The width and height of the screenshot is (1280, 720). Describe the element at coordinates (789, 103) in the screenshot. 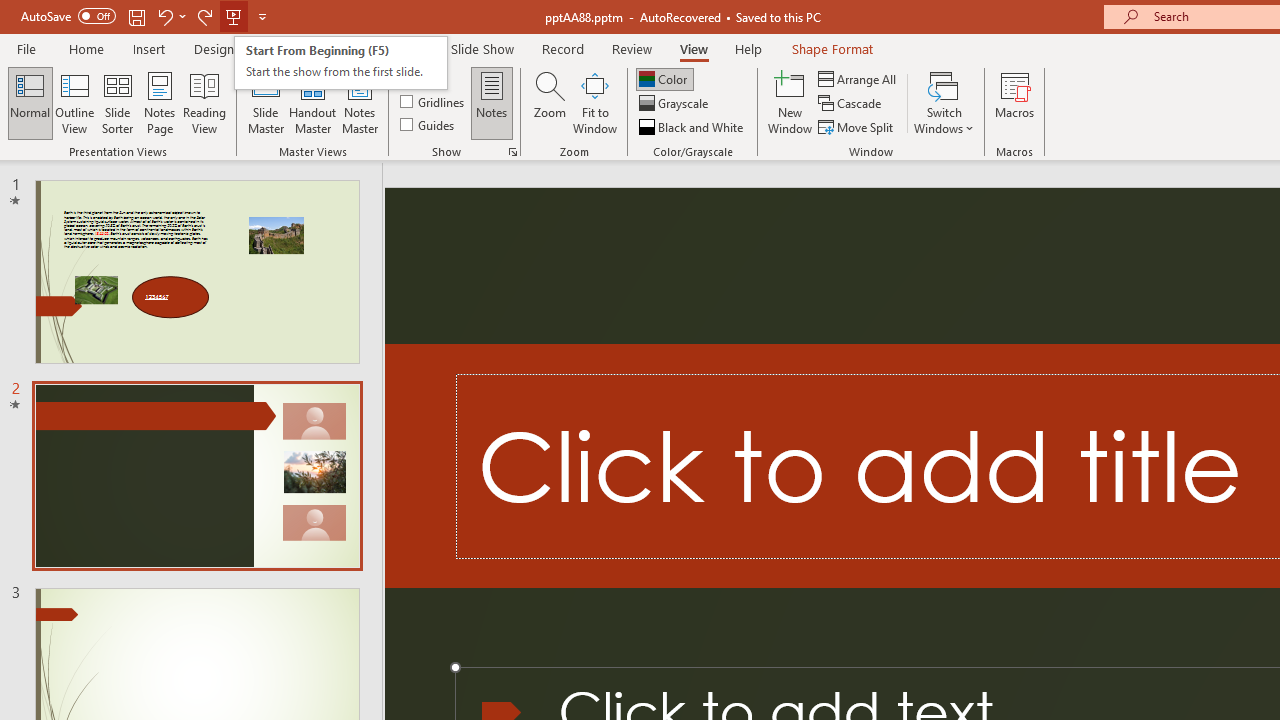

I see `'New Window'` at that location.